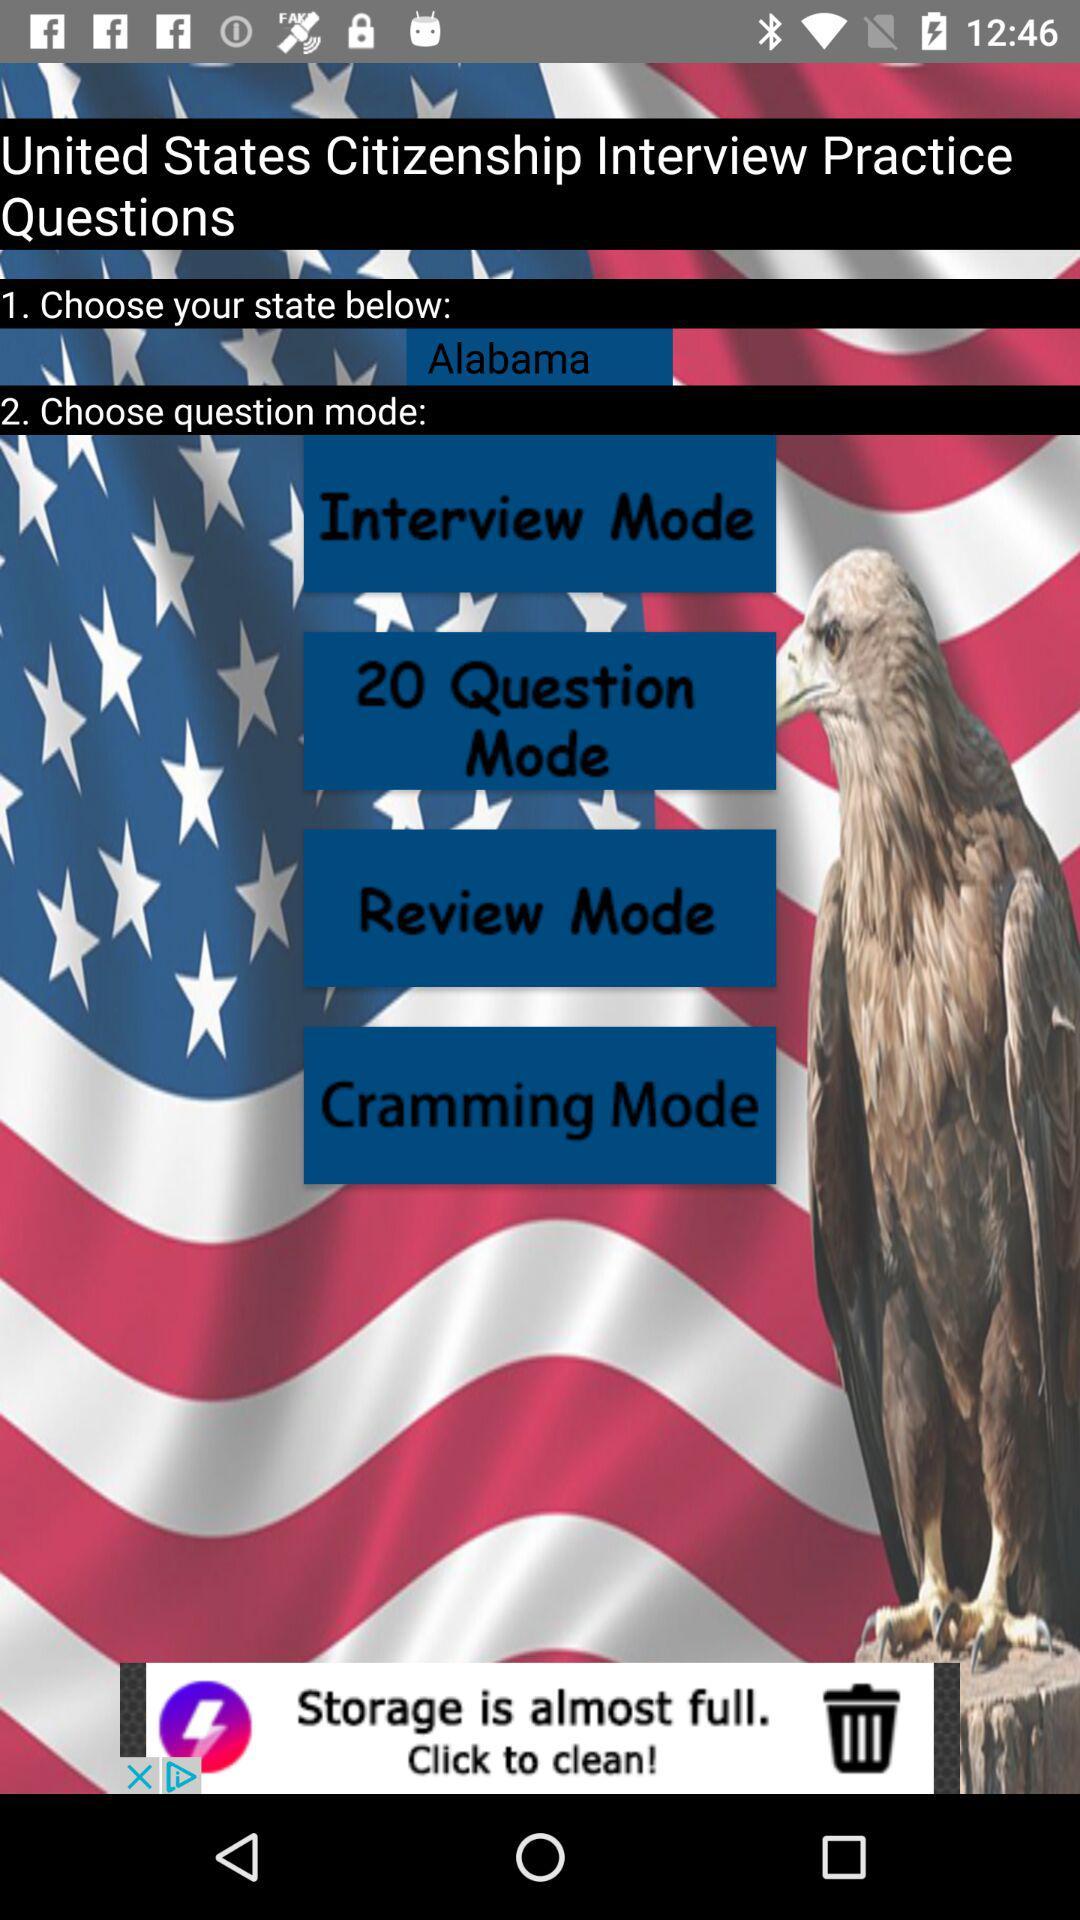  I want to click on choose interview mode, so click(540, 513).